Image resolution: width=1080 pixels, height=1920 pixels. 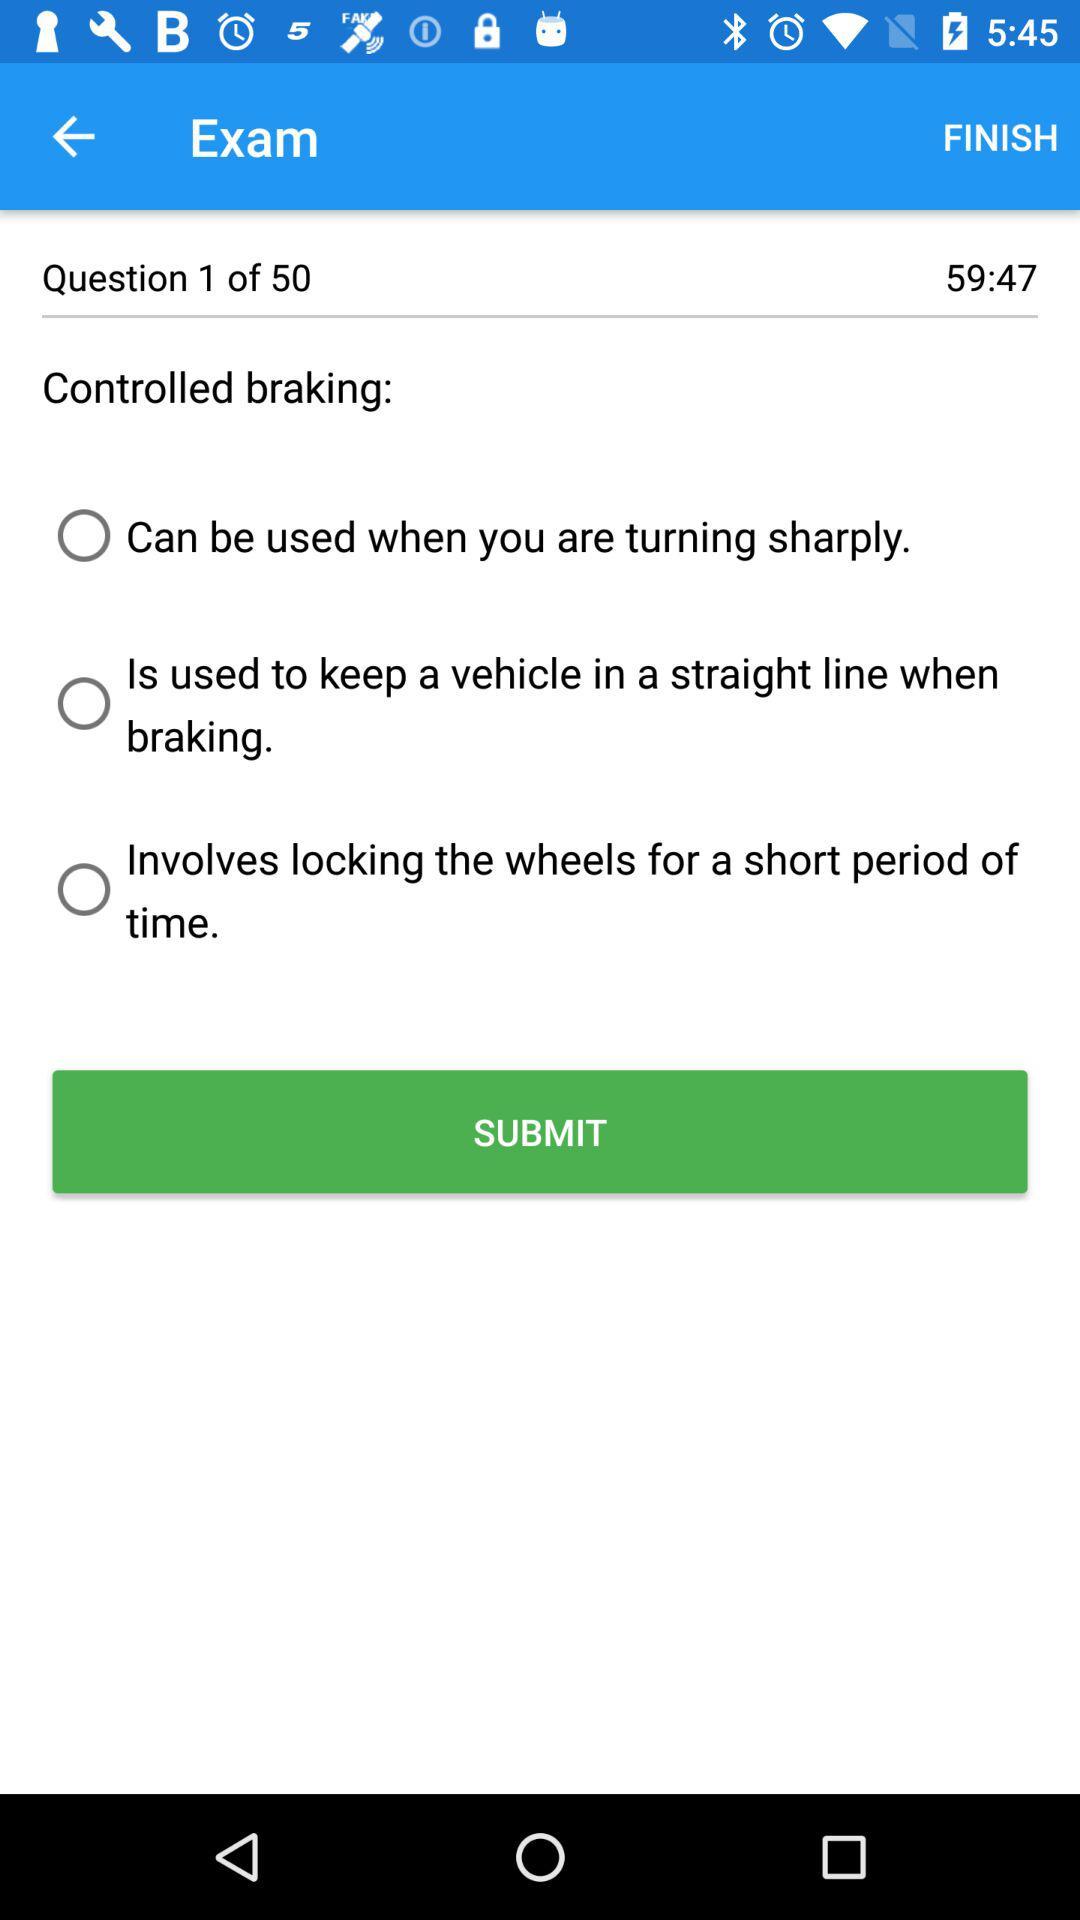 What do you see at coordinates (477, 535) in the screenshot?
I see `item above is used to` at bounding box center [477, 535].